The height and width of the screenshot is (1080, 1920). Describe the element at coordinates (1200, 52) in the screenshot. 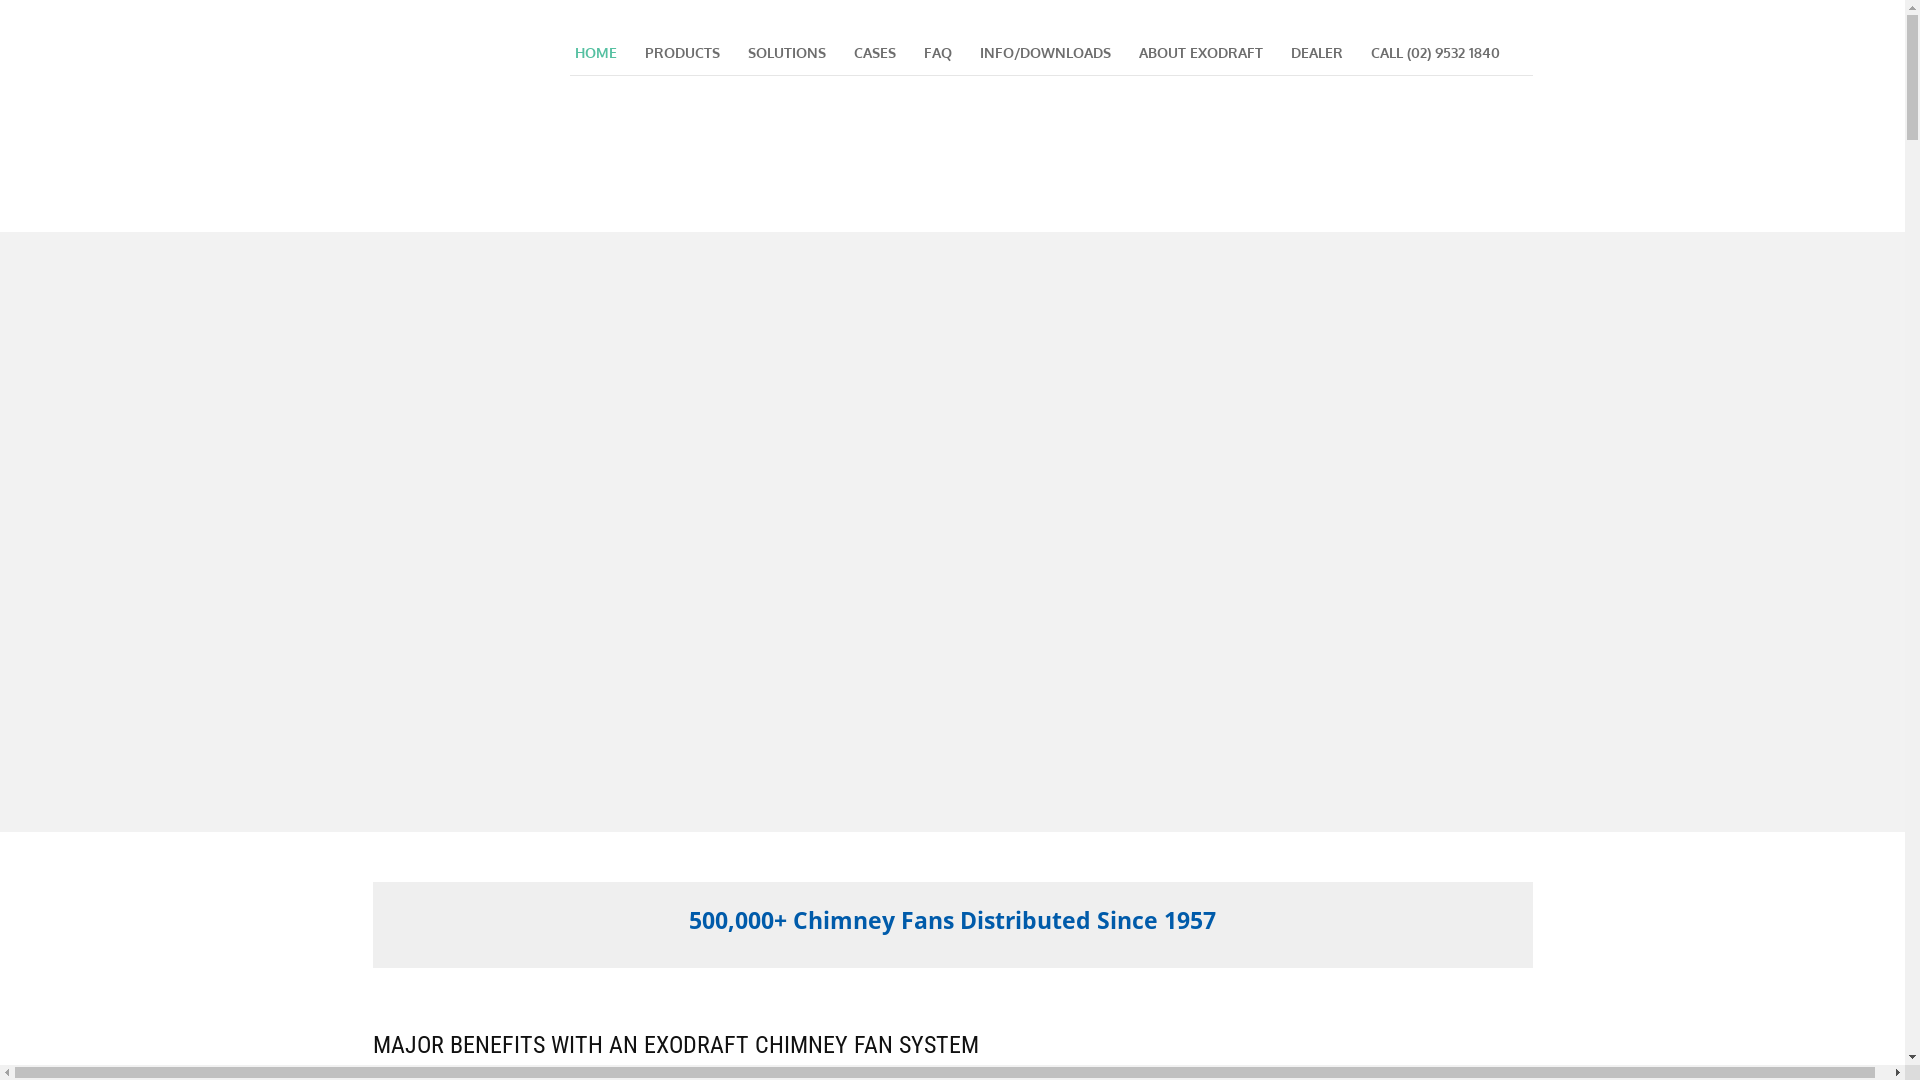

I see `'ABOUT EXODRAFT'` at that location.